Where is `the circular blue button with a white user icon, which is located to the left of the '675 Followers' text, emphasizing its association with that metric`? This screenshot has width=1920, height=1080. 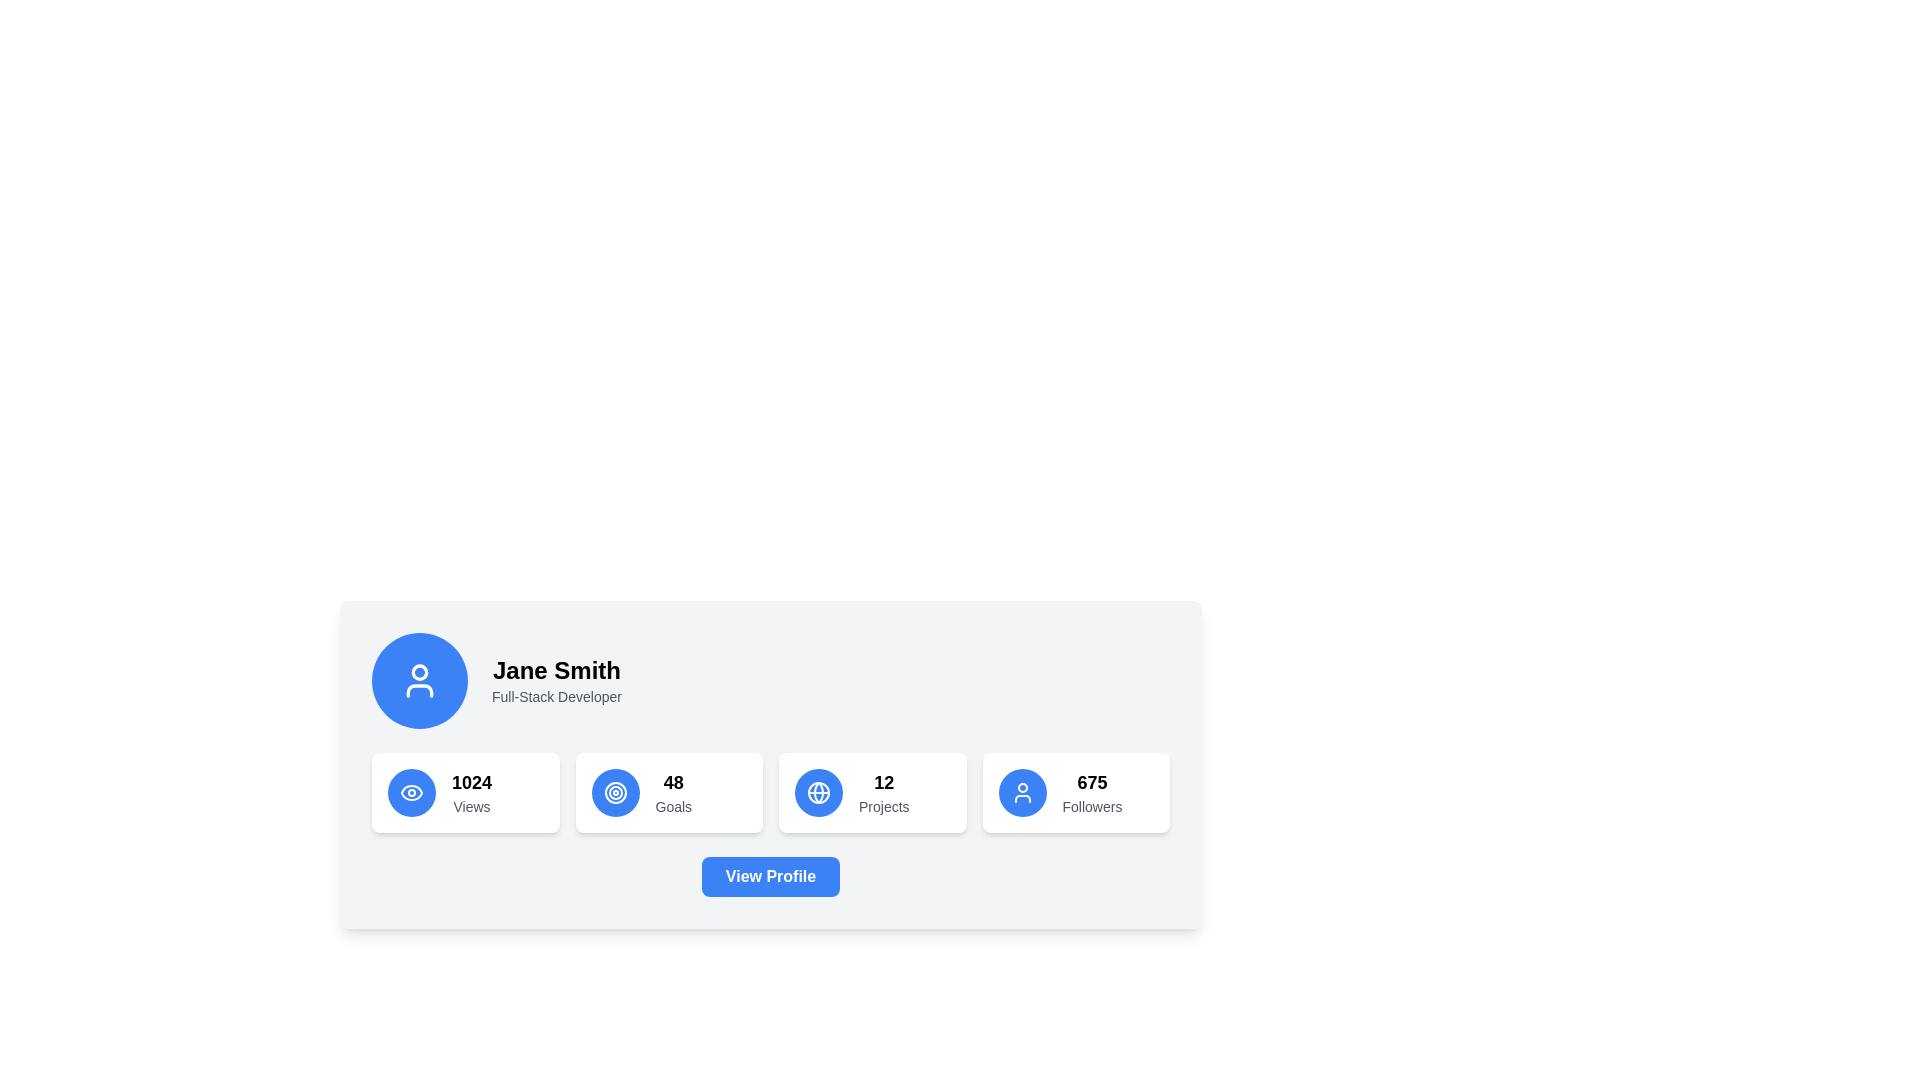 the circular blue button with a white user icon, which is located to the left of the '675 Followers' text, emphasizing its association with that metric is located at coordinates (1022, 792).